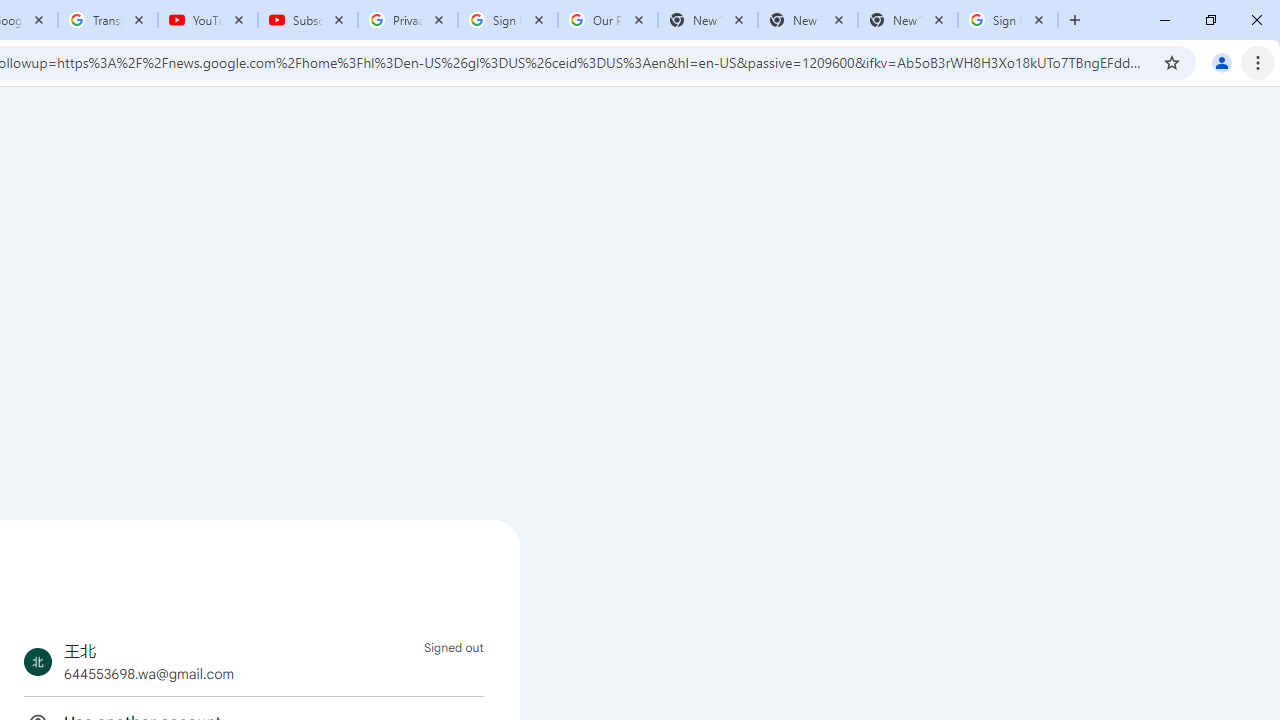 This screenshot has height=720, width=1280. I want to click on 'YouTube', so click(208, 20).